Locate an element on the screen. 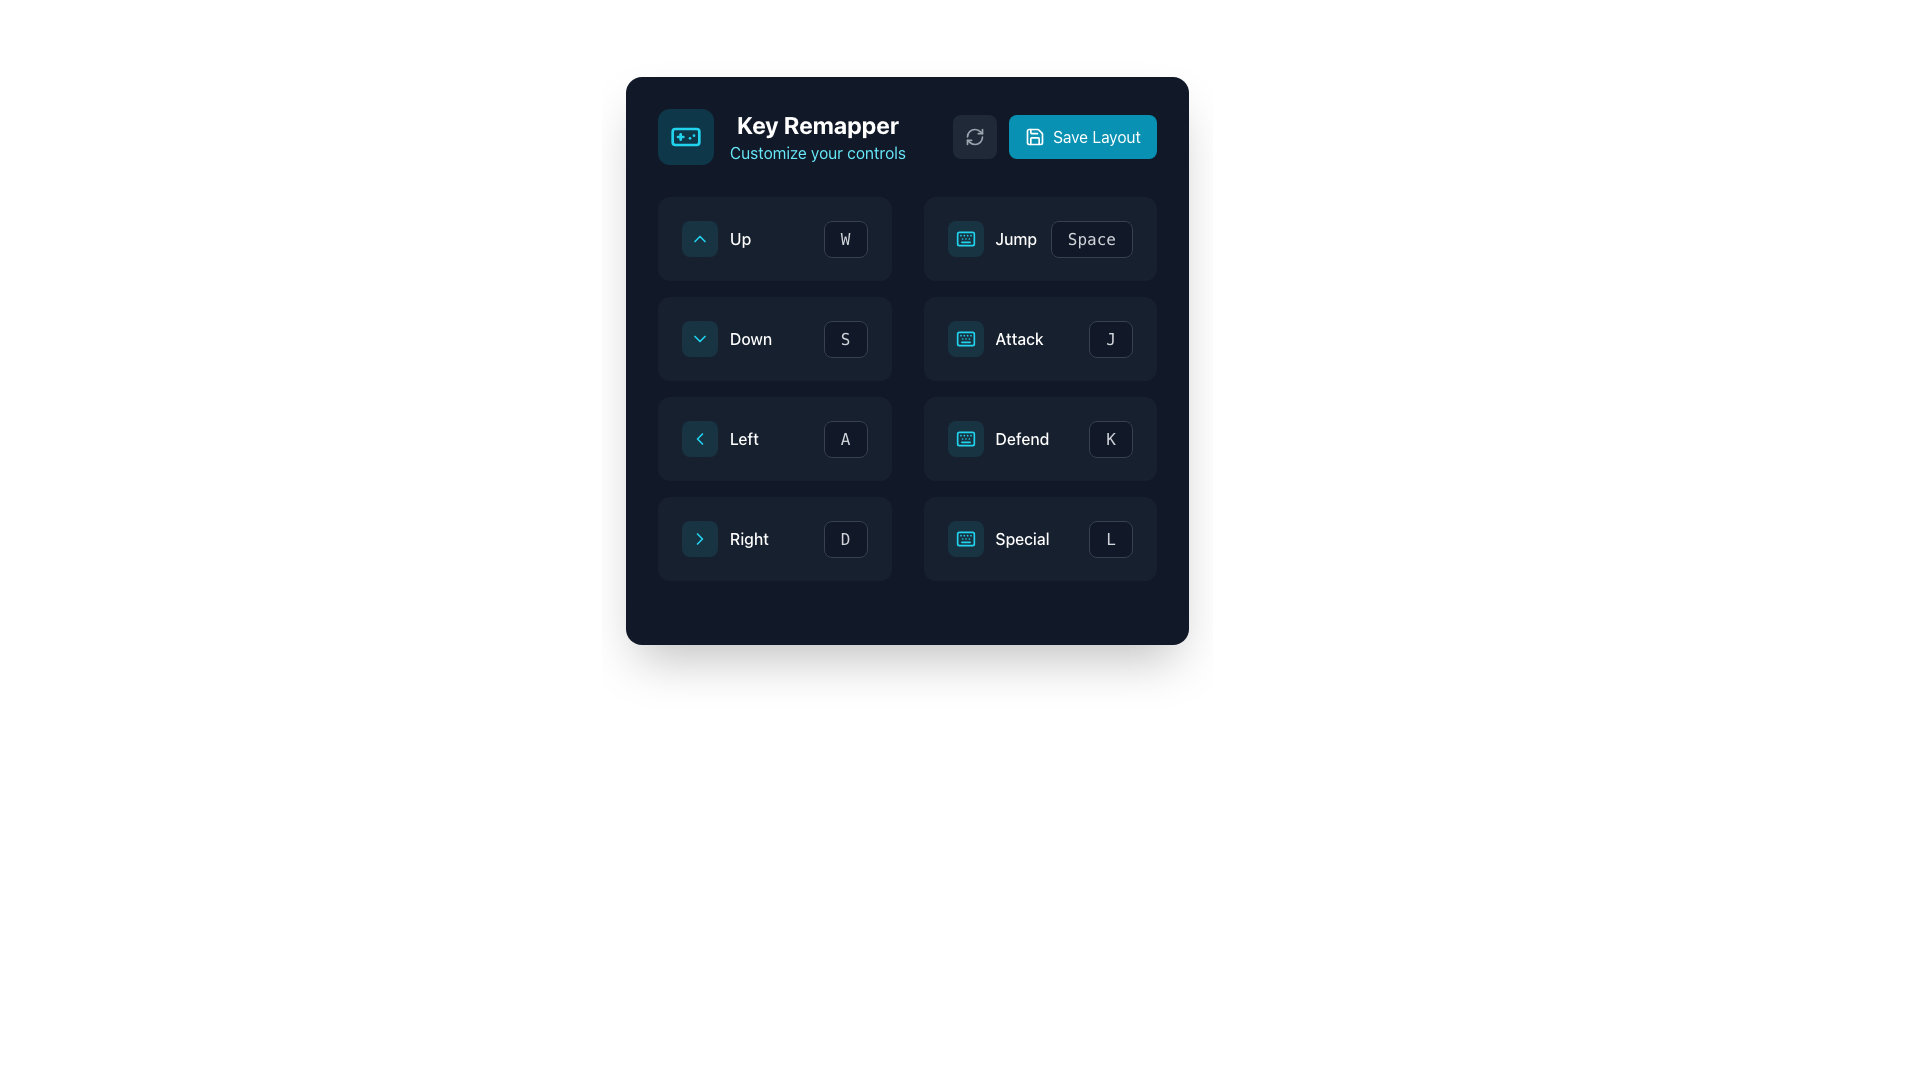 This screenshot has height=1080, width=1920. the icon background element with a rectangular shape and rounded corners to explore context menu options related to the icon is located at coordinates (965, 338).